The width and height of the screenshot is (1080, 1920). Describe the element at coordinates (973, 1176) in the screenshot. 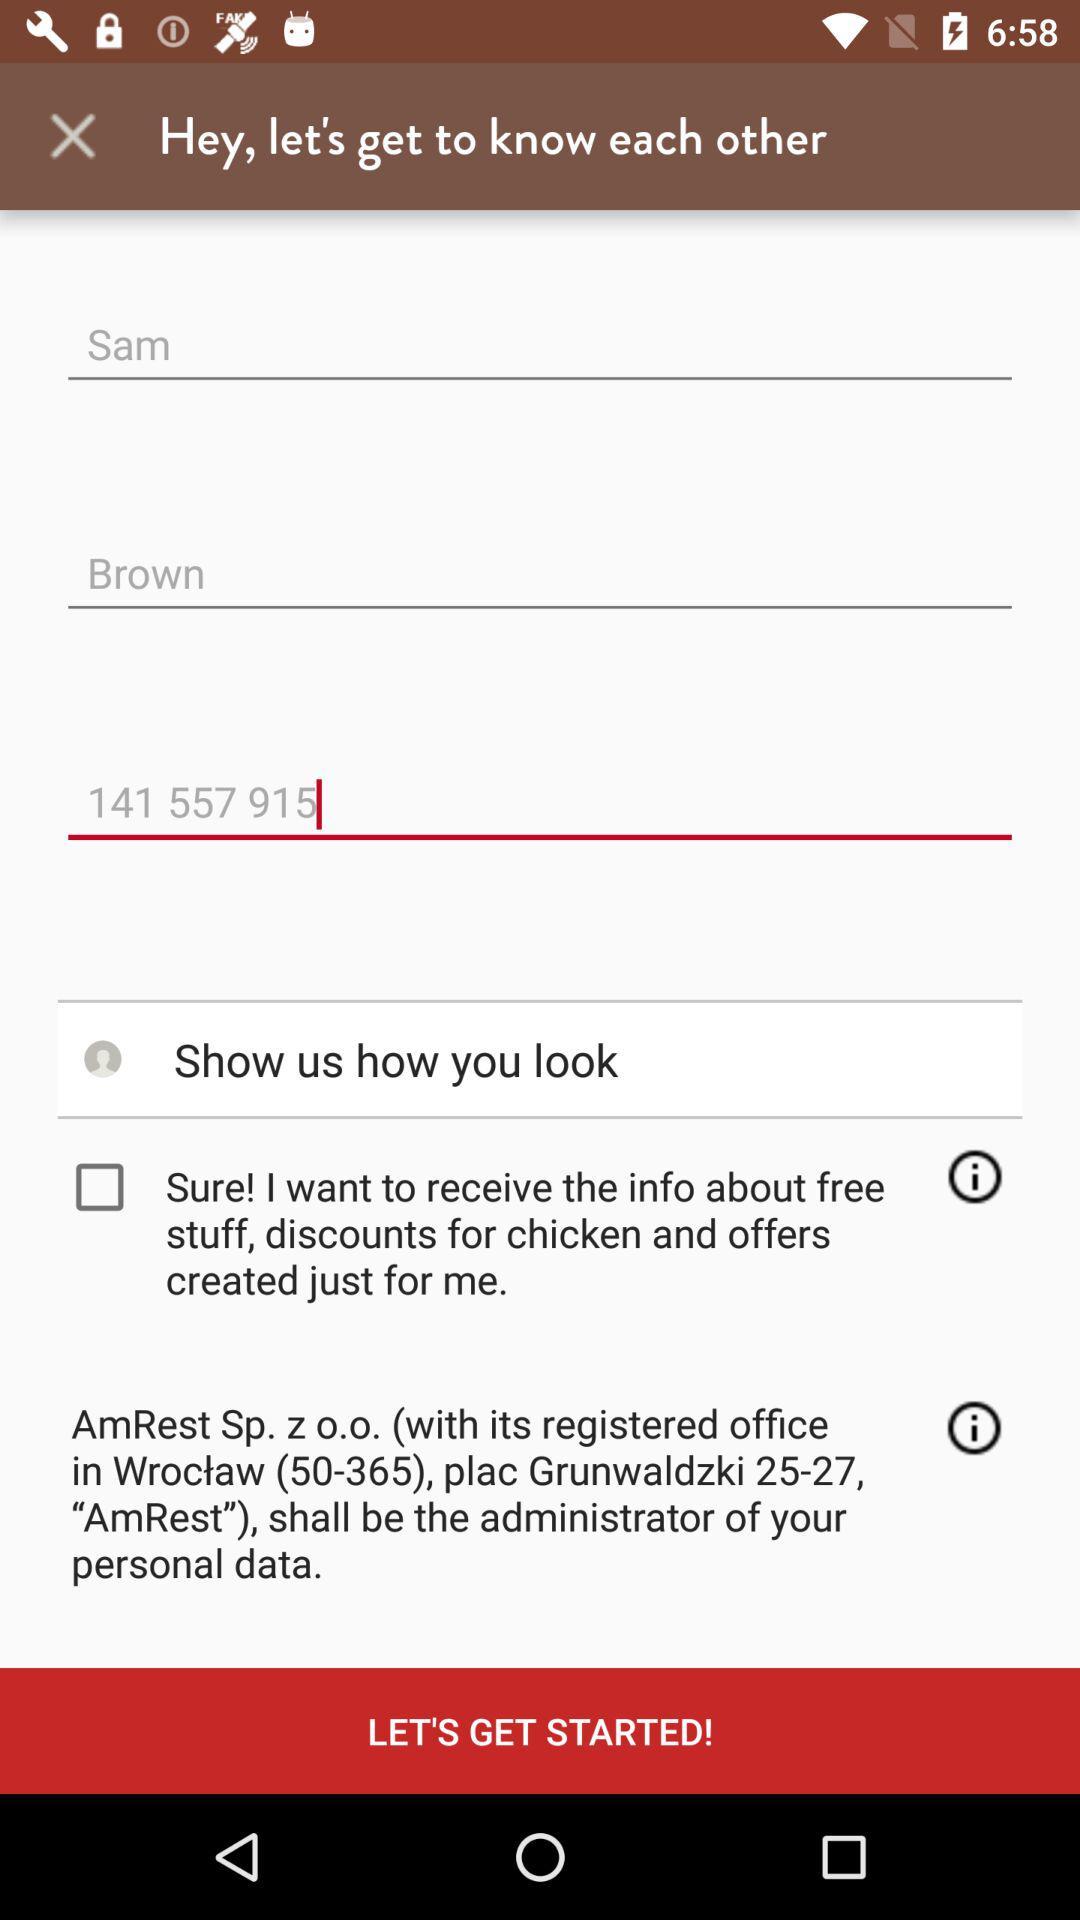

I see `the item to the right of sure i want item` at that location.